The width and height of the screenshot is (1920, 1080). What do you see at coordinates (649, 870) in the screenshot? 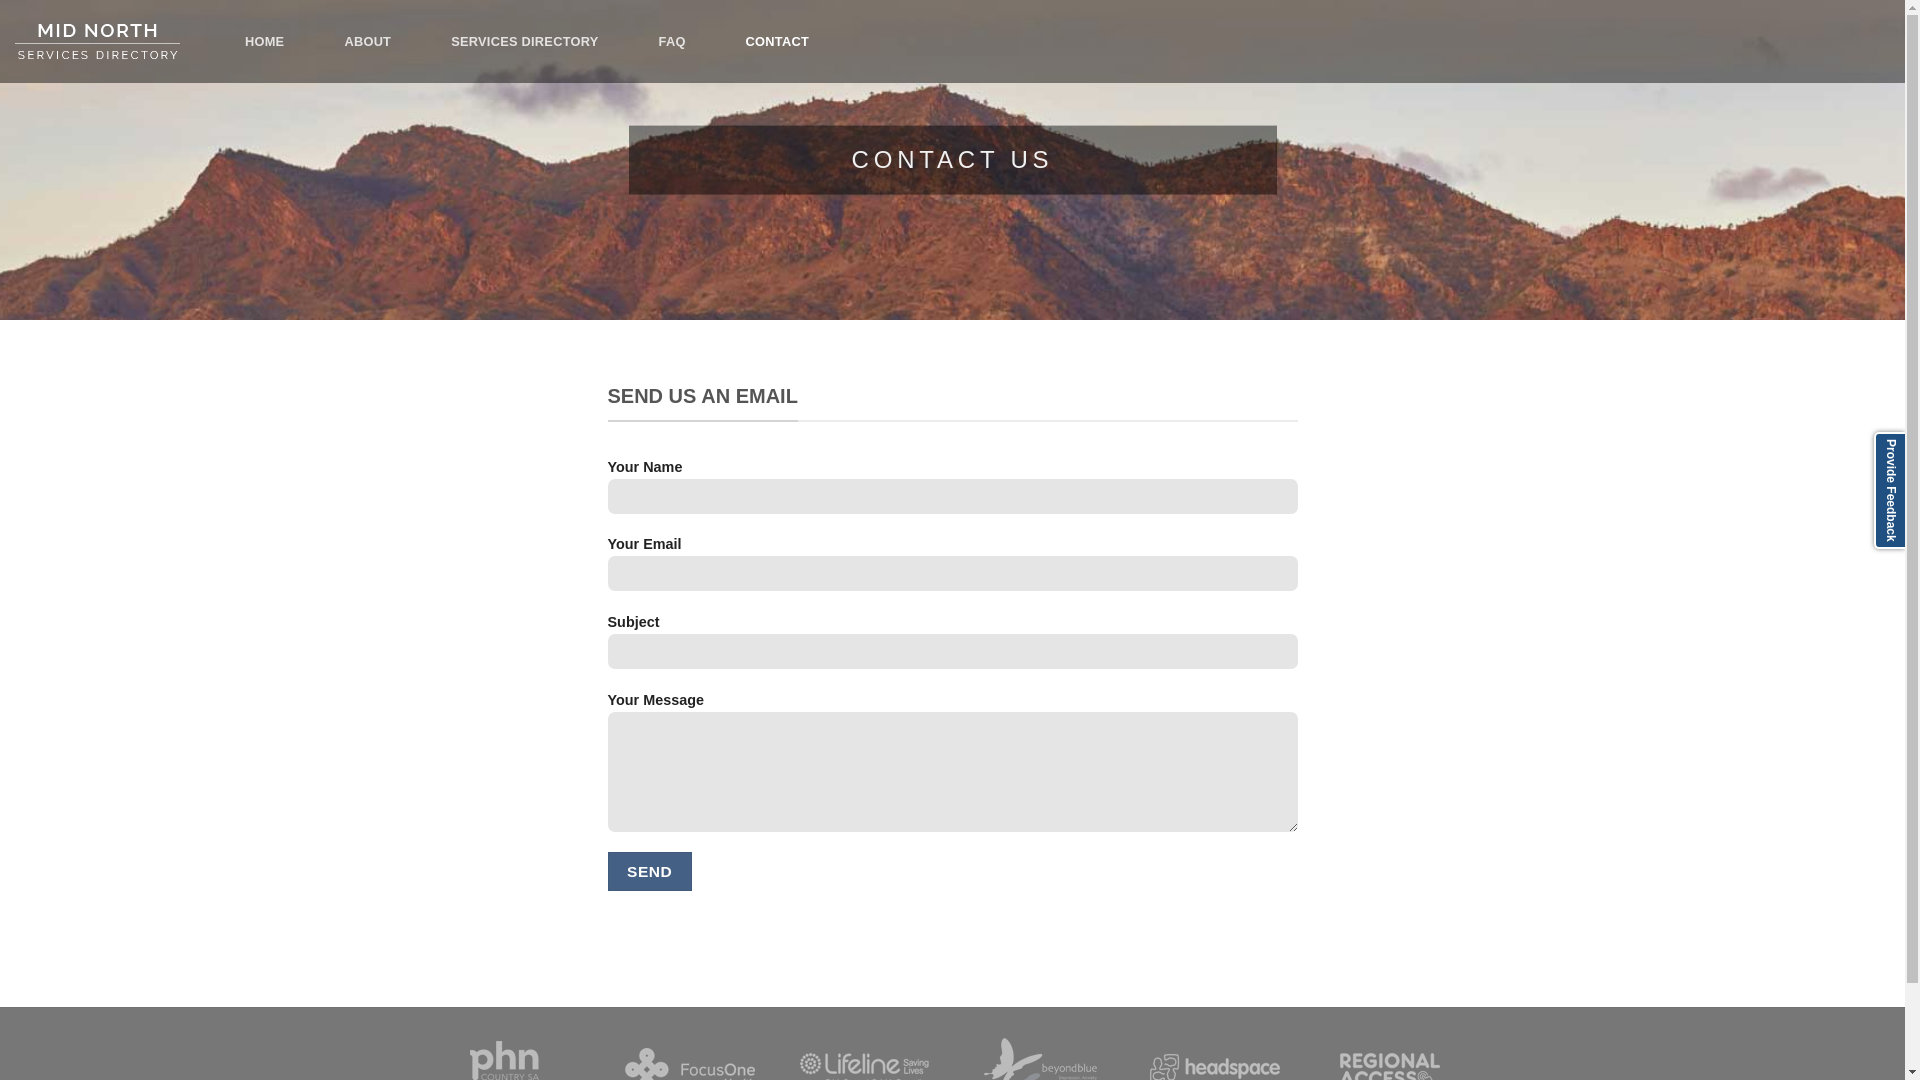
I see `'Send'` at bounding box center [649, 870].